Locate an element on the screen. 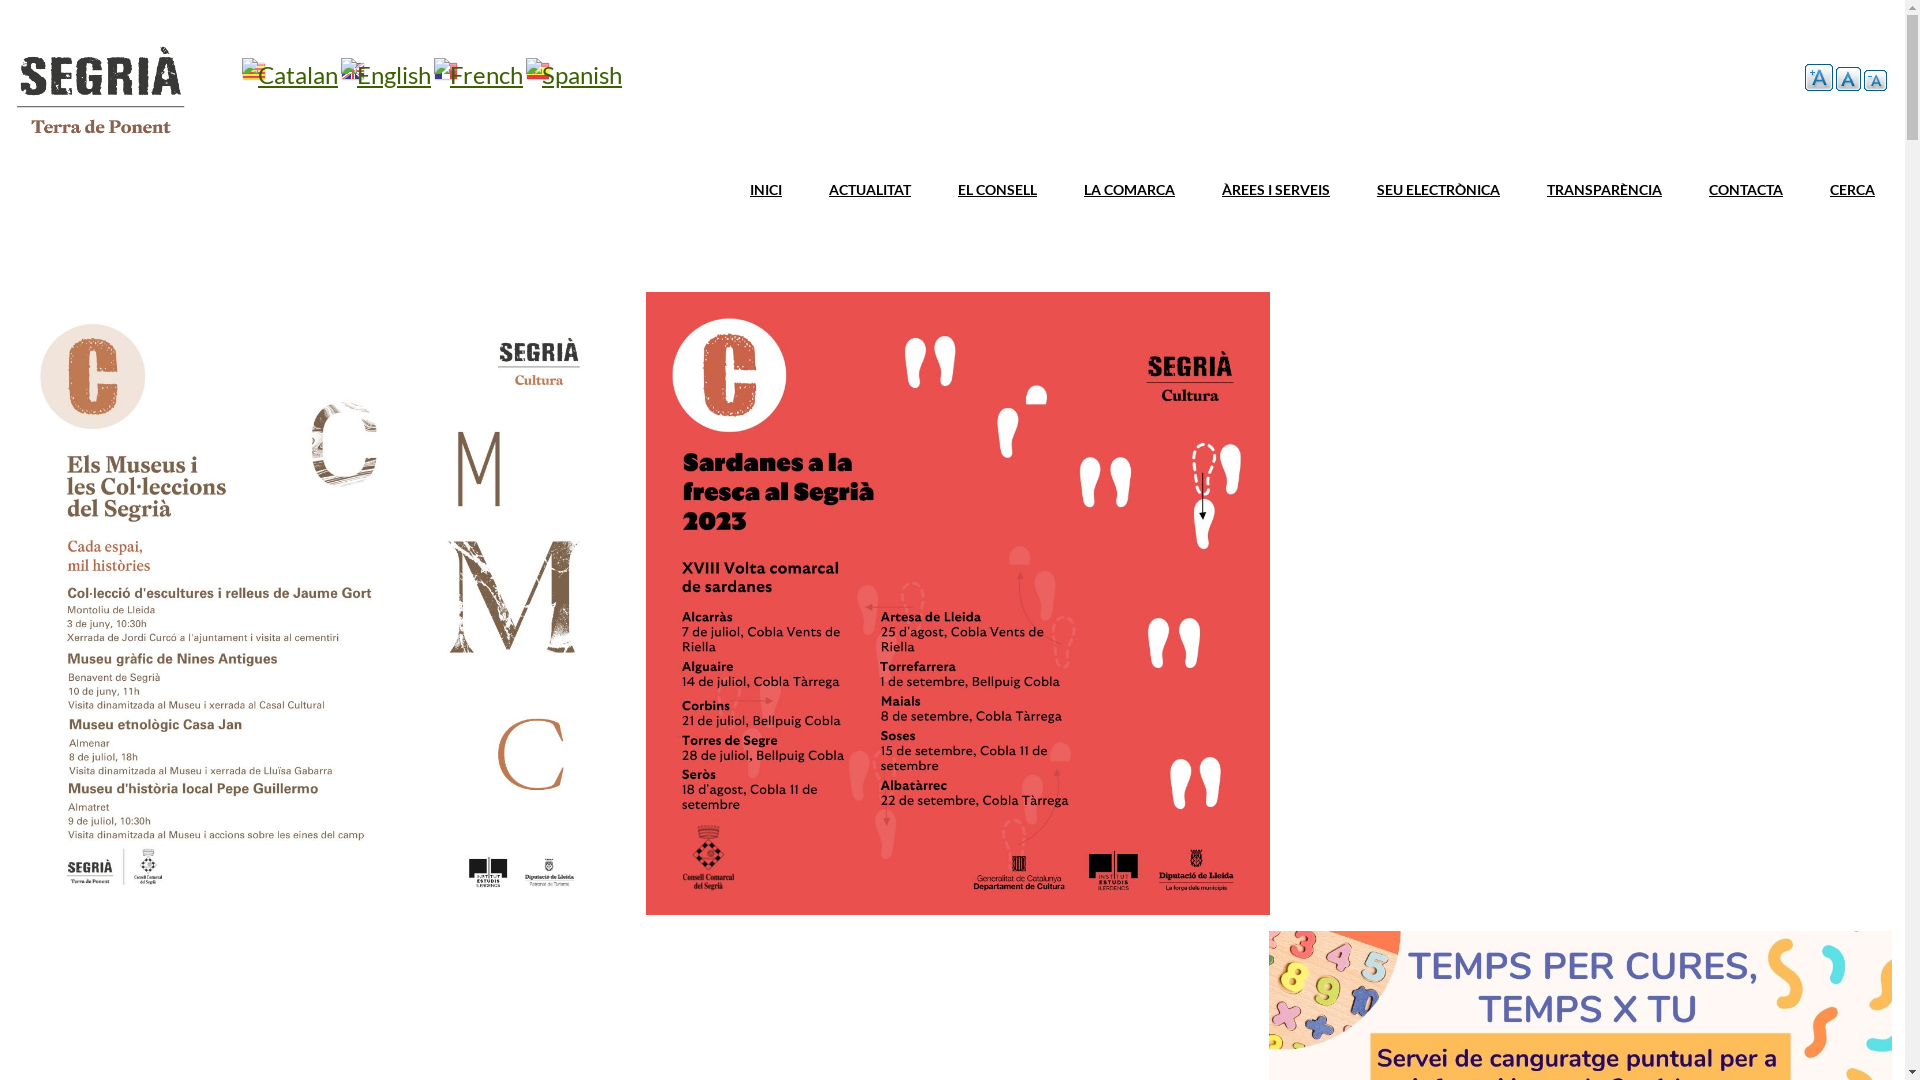 The image size is (1920, 1080). 'INICI' is located at coordinates (765, 190).